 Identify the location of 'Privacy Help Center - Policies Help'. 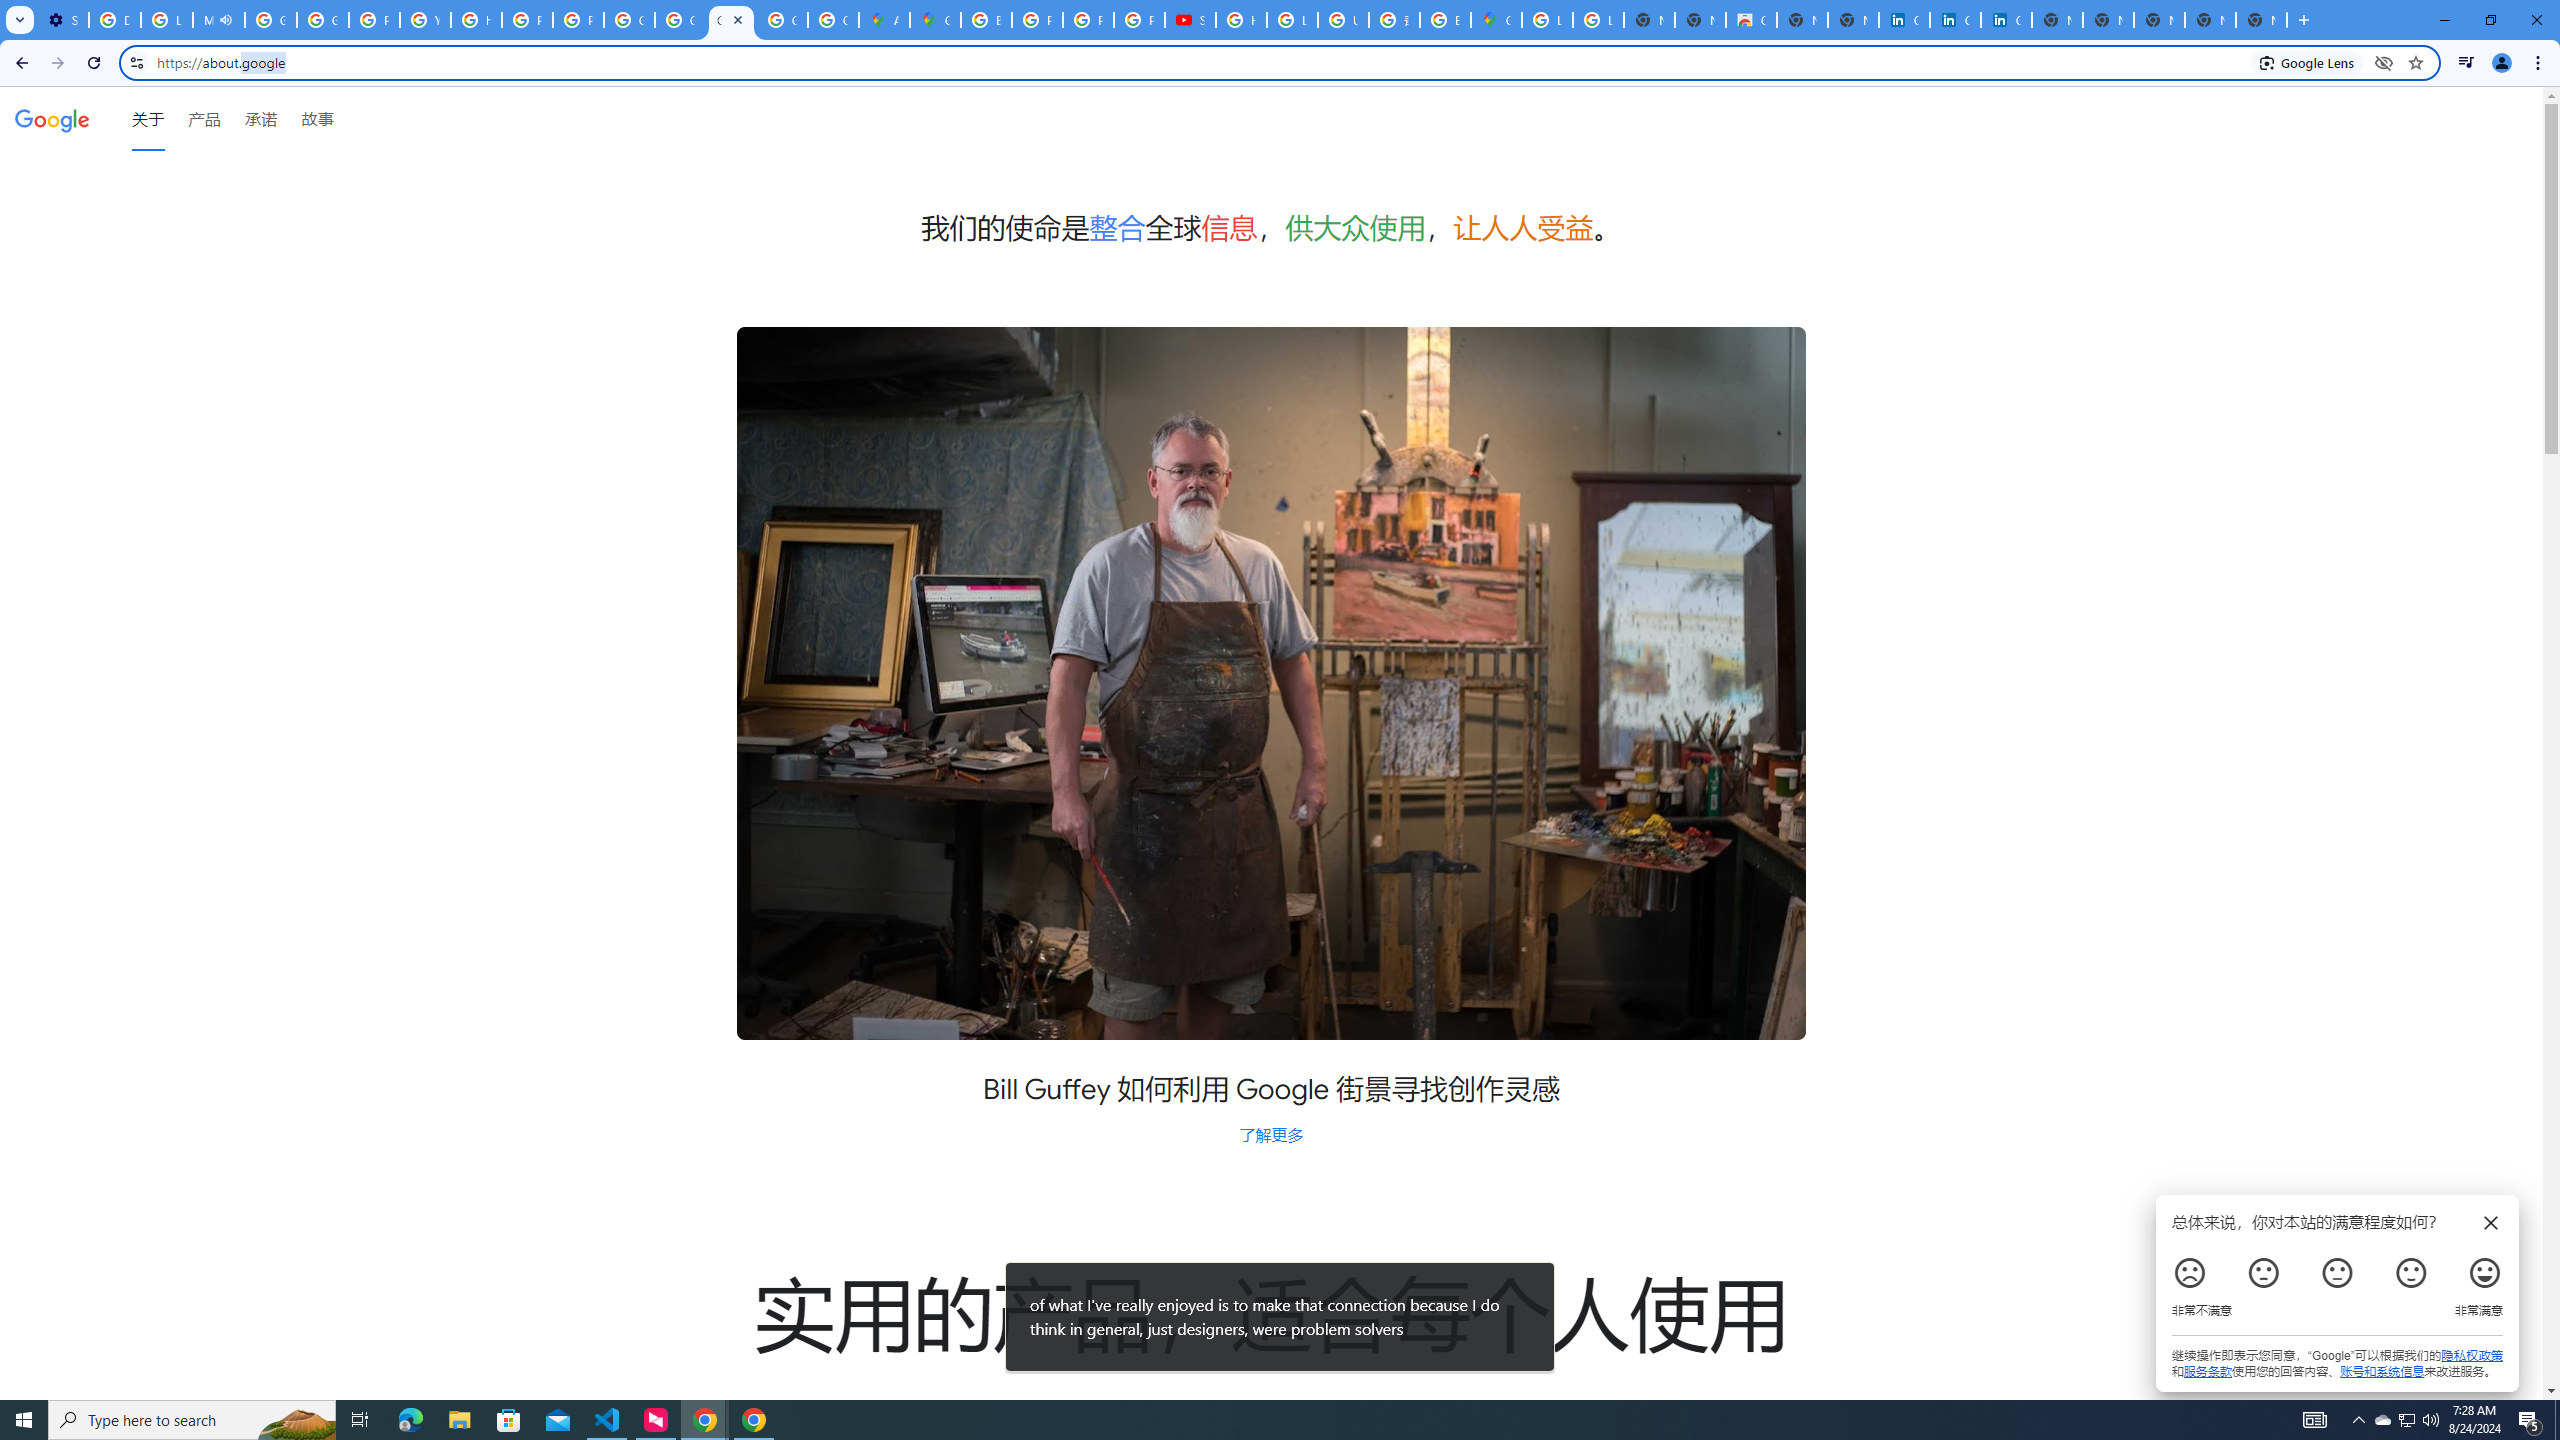
(1088, 19).